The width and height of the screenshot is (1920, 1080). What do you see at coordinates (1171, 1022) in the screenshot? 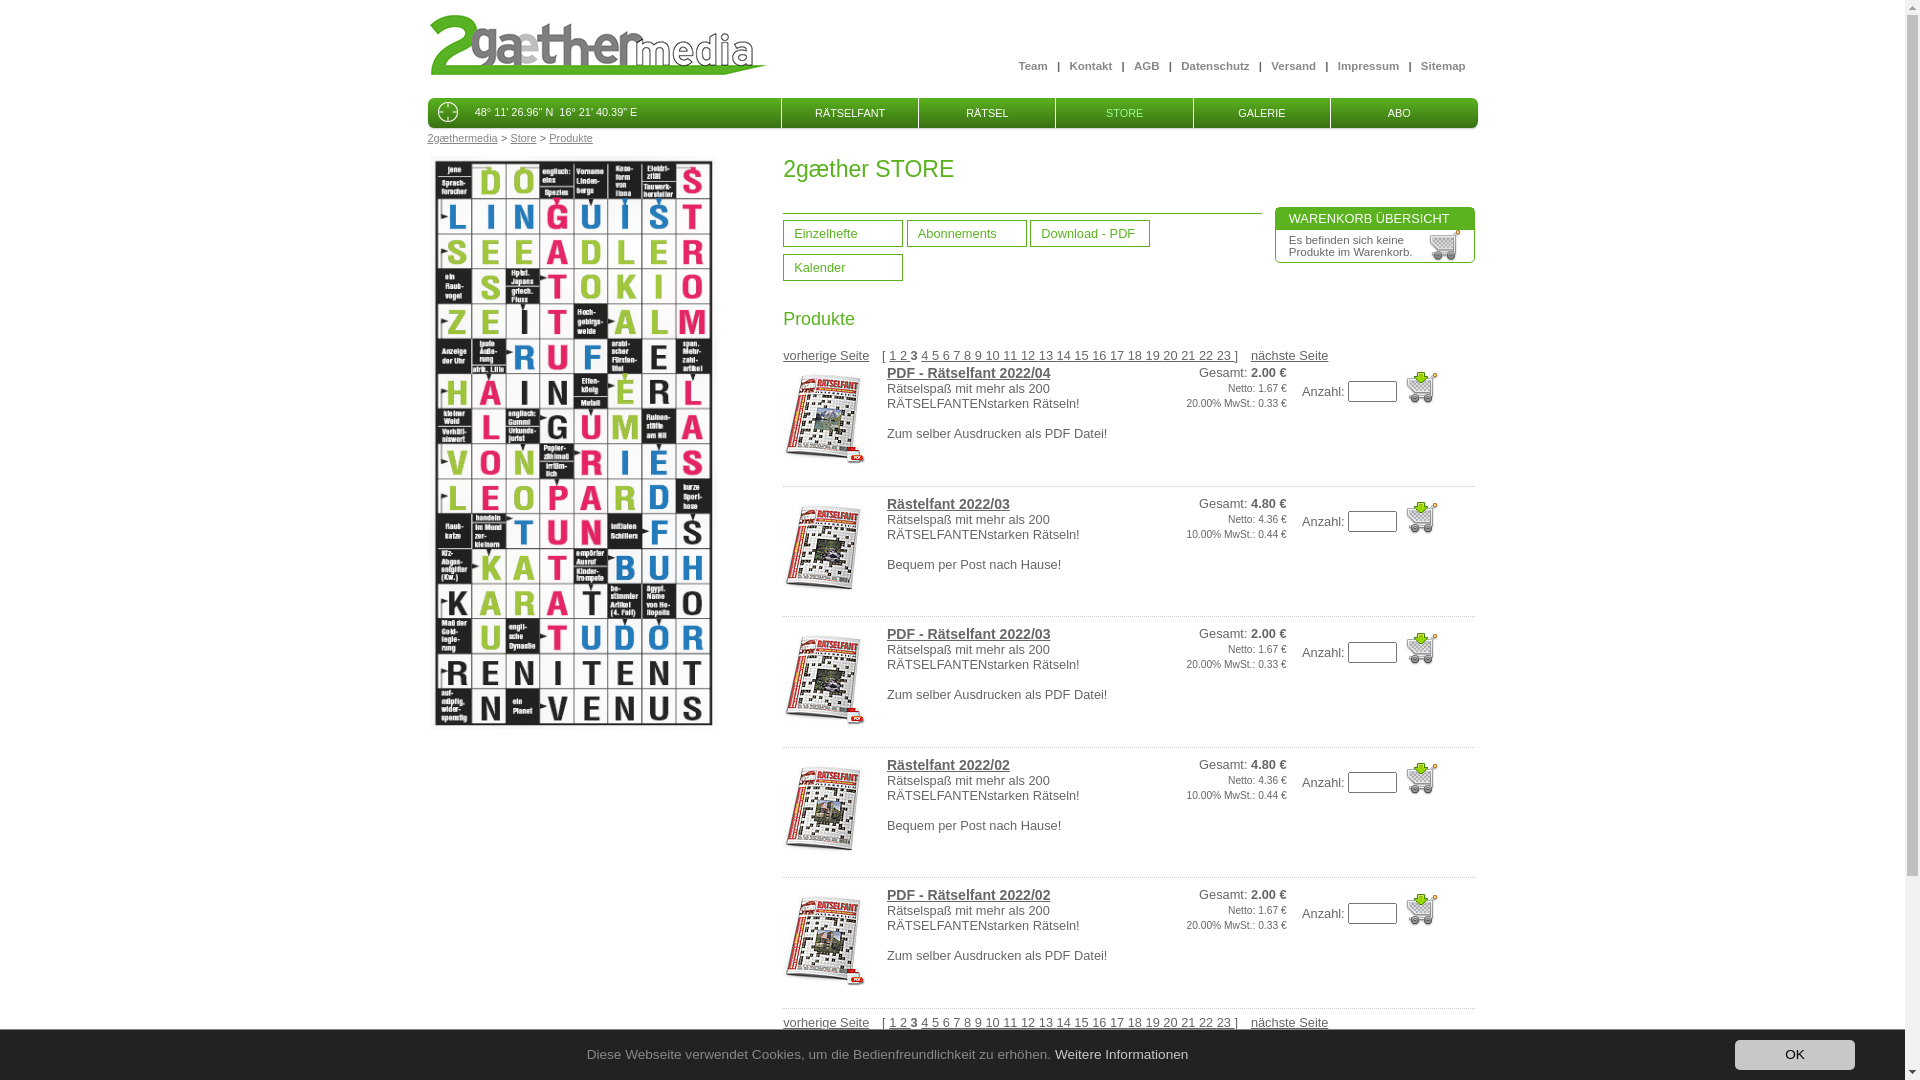
I see `'20'` at bounding box center [1171, 1022].